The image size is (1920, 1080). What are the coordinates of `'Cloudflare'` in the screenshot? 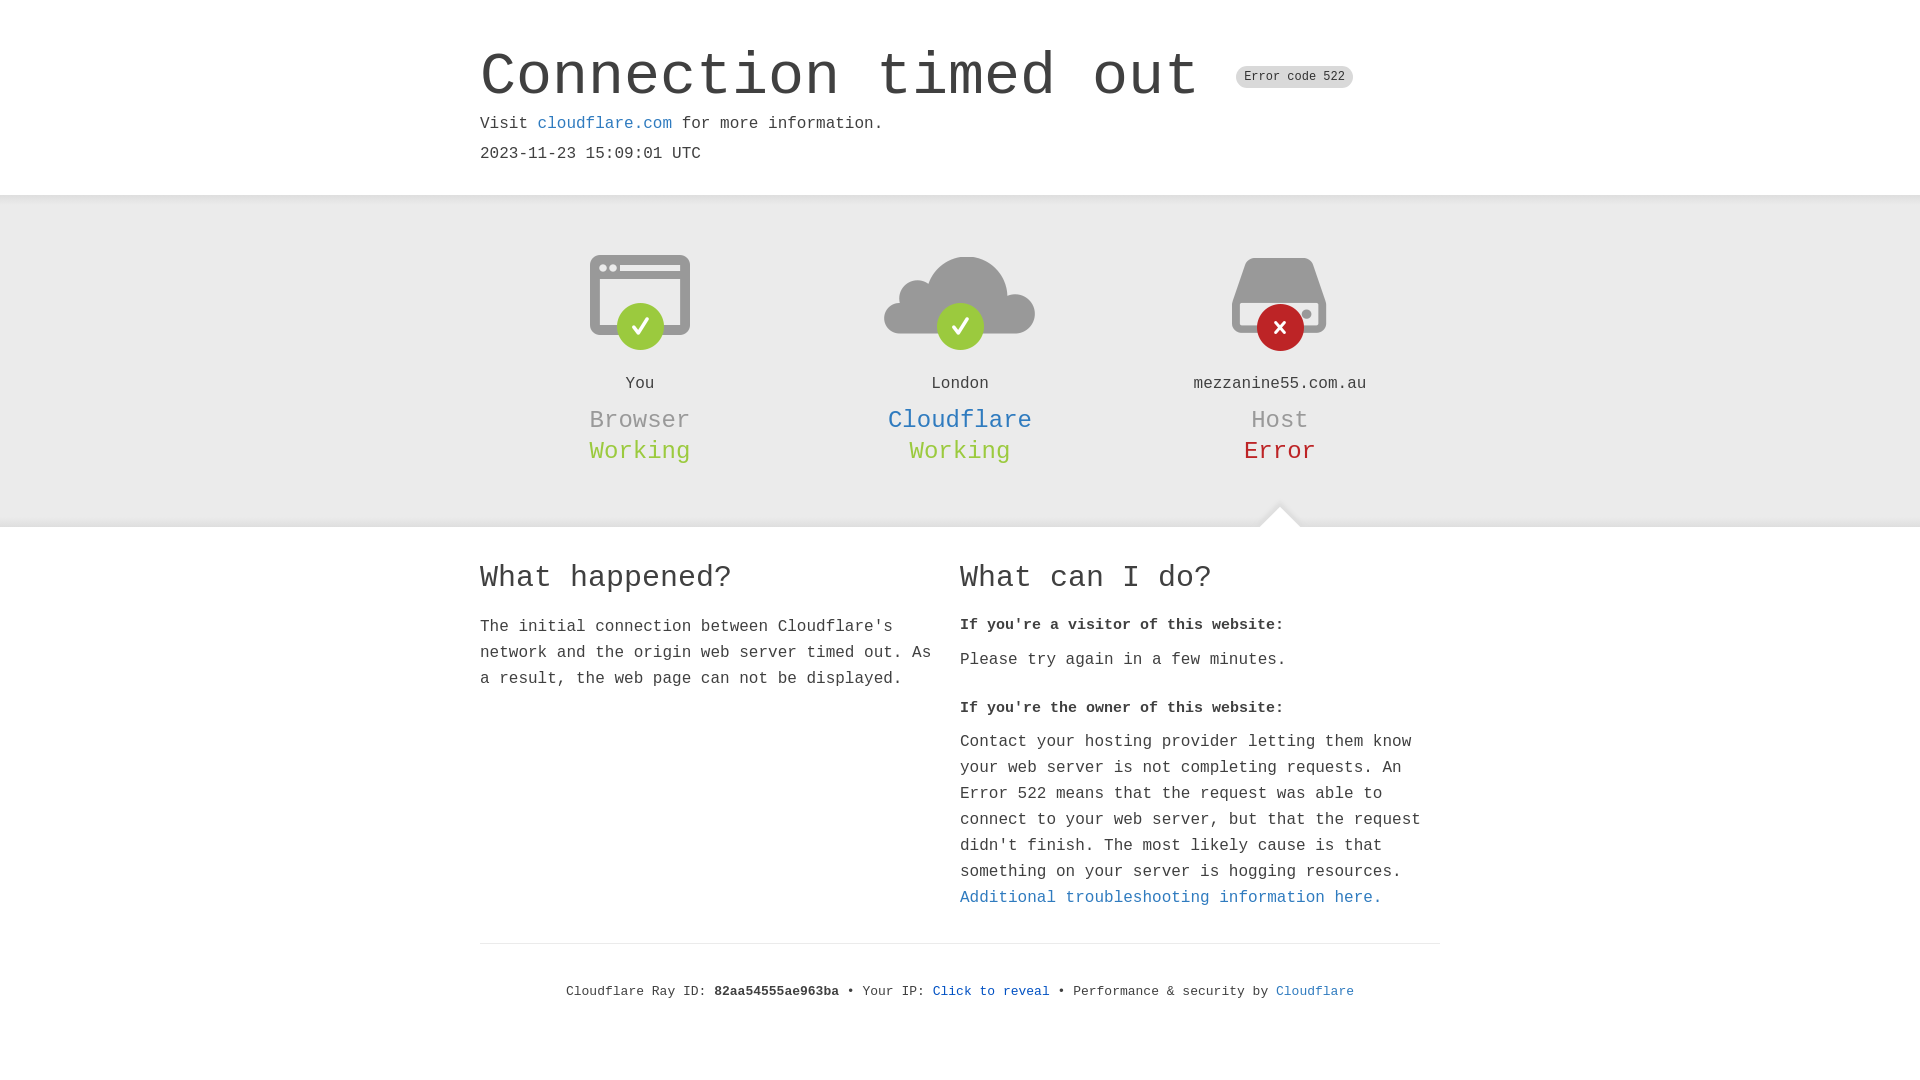 It's located at (960, 419).